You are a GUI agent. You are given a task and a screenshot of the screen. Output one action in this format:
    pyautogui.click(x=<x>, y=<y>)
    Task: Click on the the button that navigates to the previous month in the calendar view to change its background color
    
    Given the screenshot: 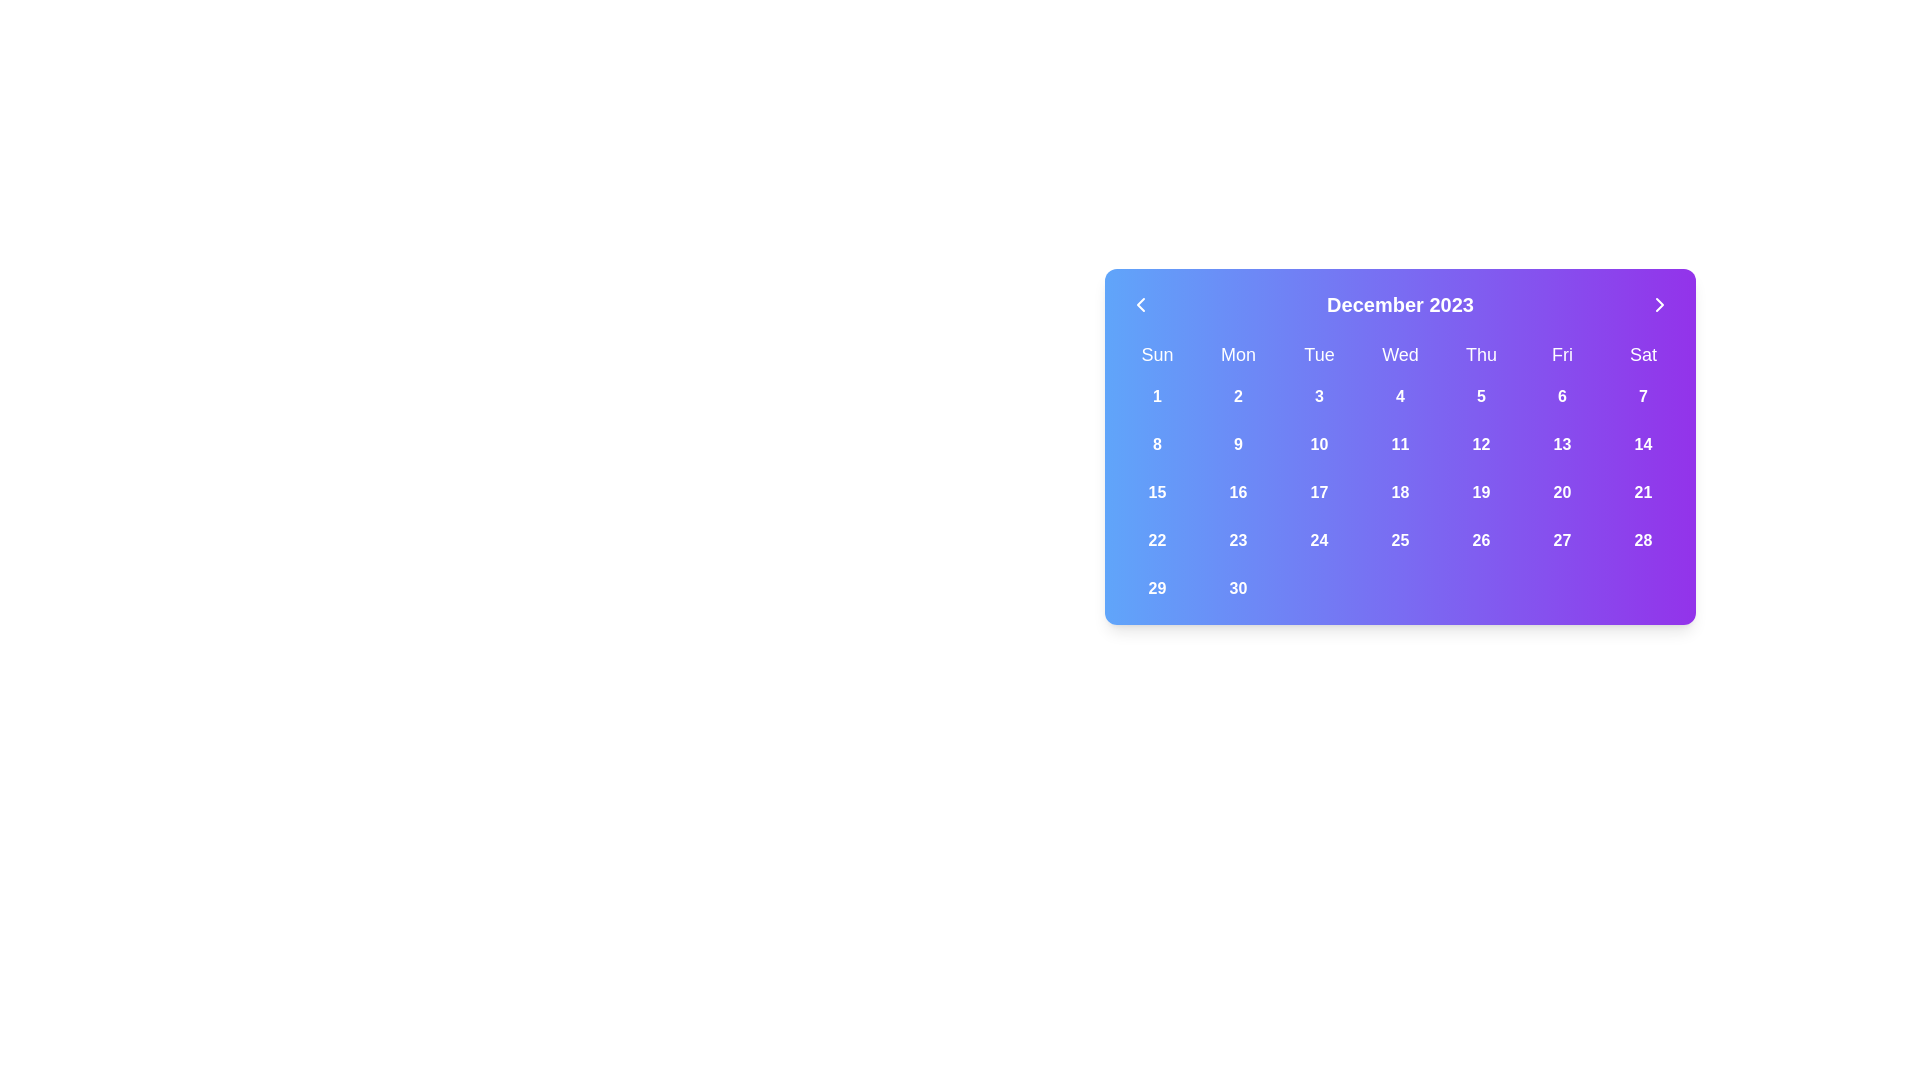 What is the action you would take?
    pyautogui.click(x=1141, y=304)
    